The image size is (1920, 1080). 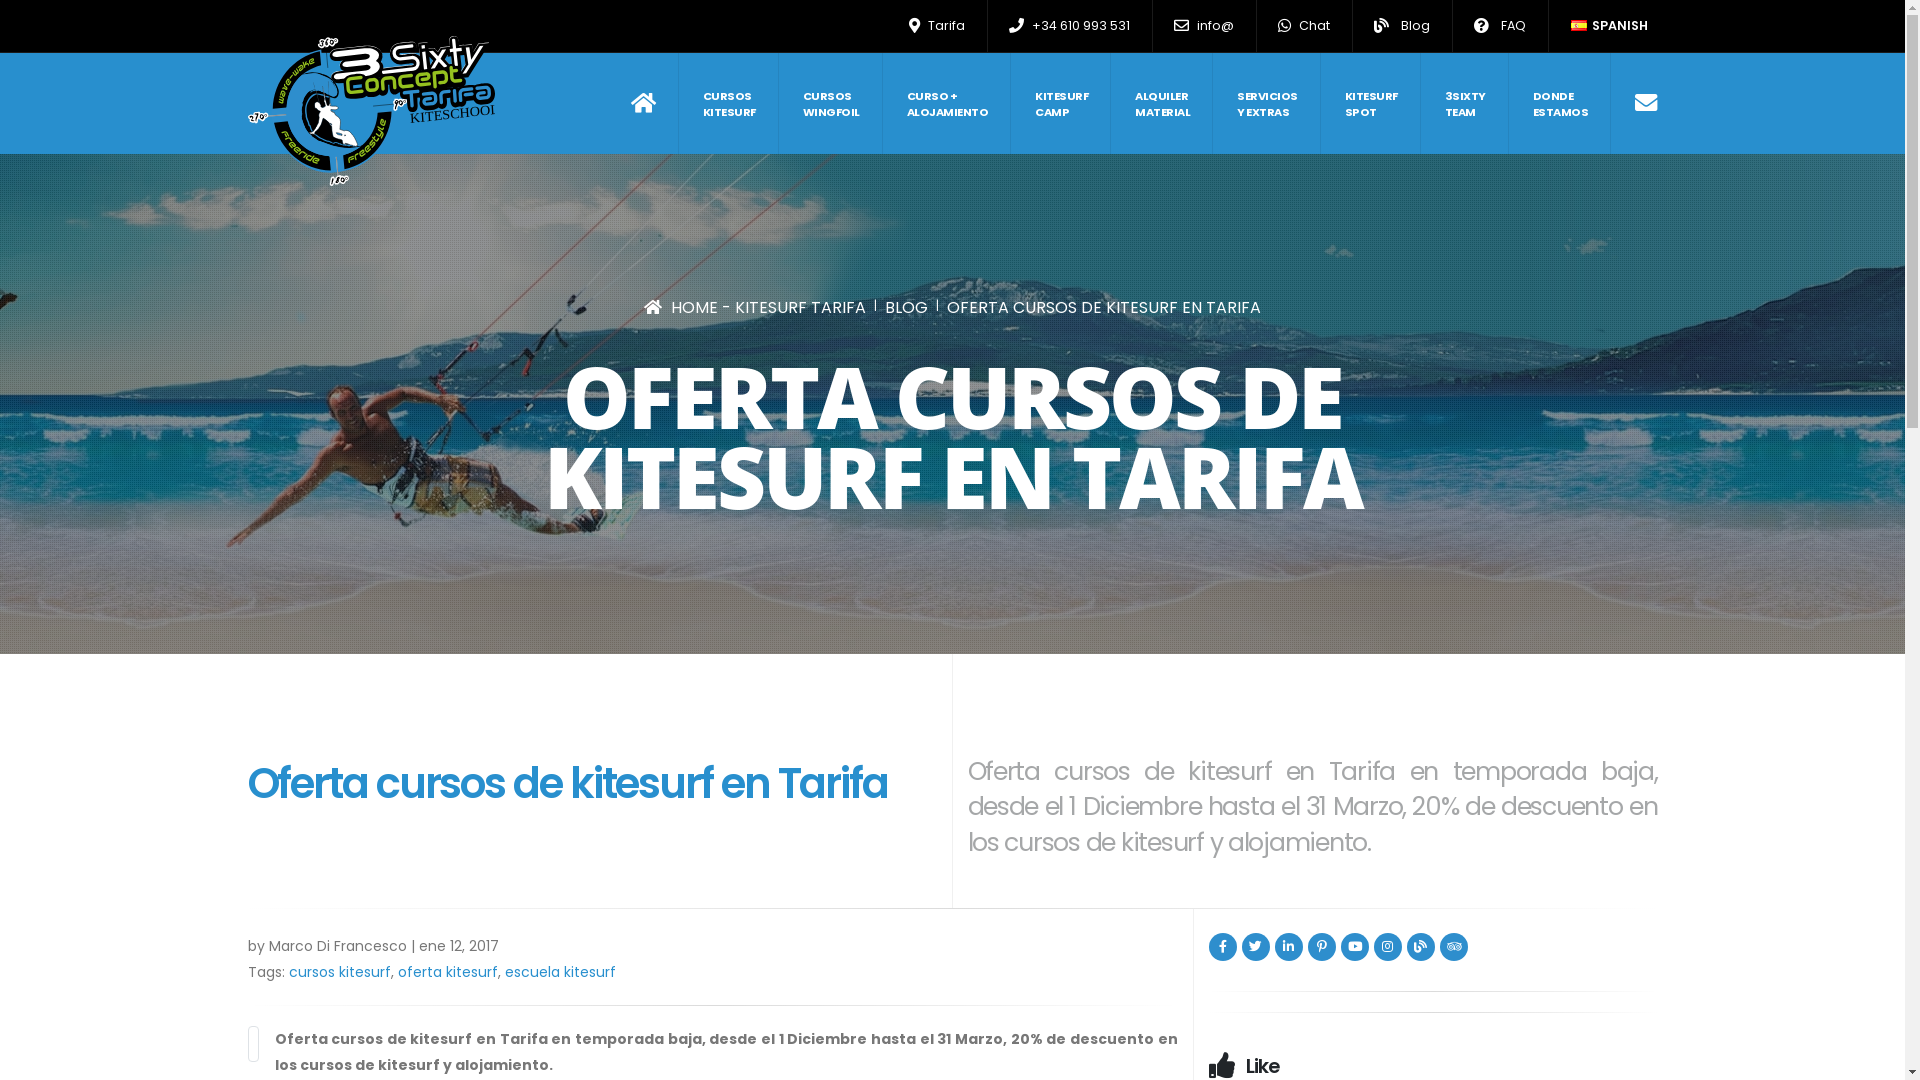 I want to click on 'Youtube', so click(x=1353, y=946).